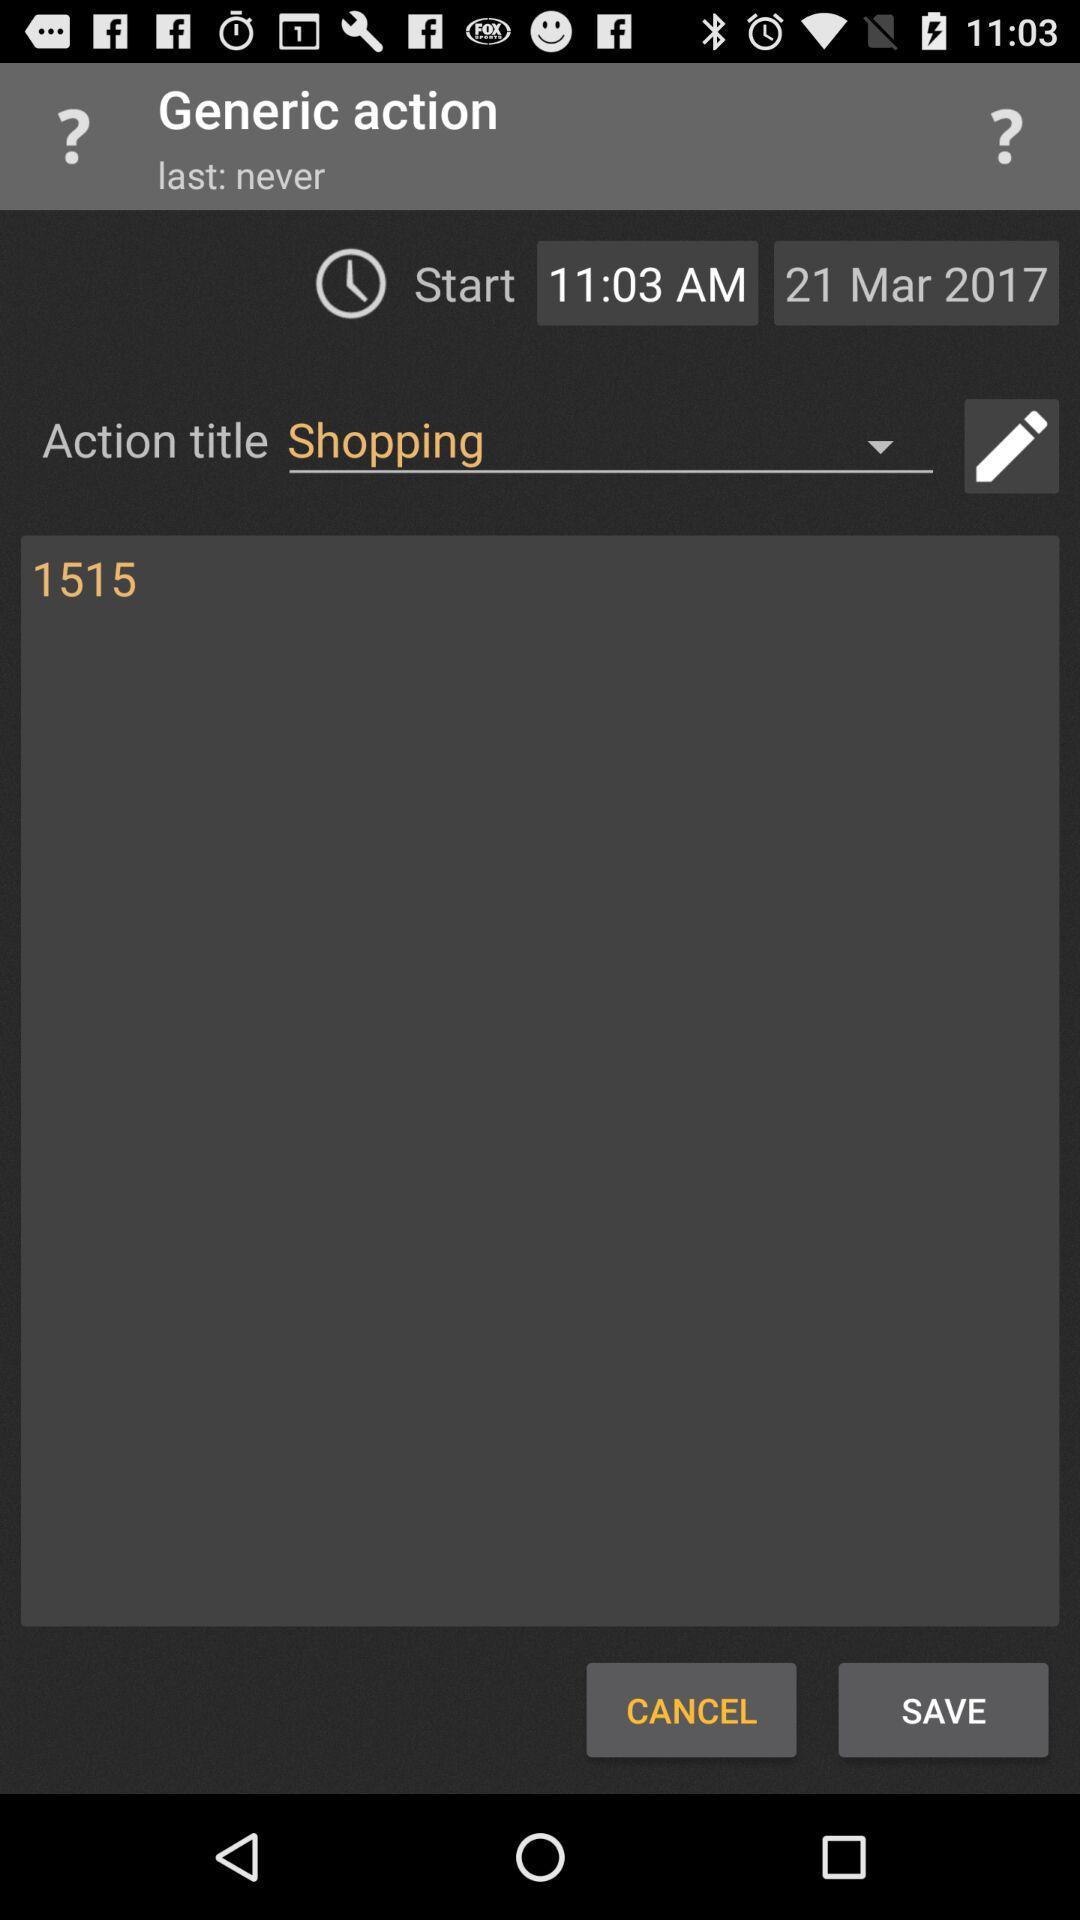 The height and width of the screenshot is (1920, 1080). I want to click on help menu, so click(1006, 135).